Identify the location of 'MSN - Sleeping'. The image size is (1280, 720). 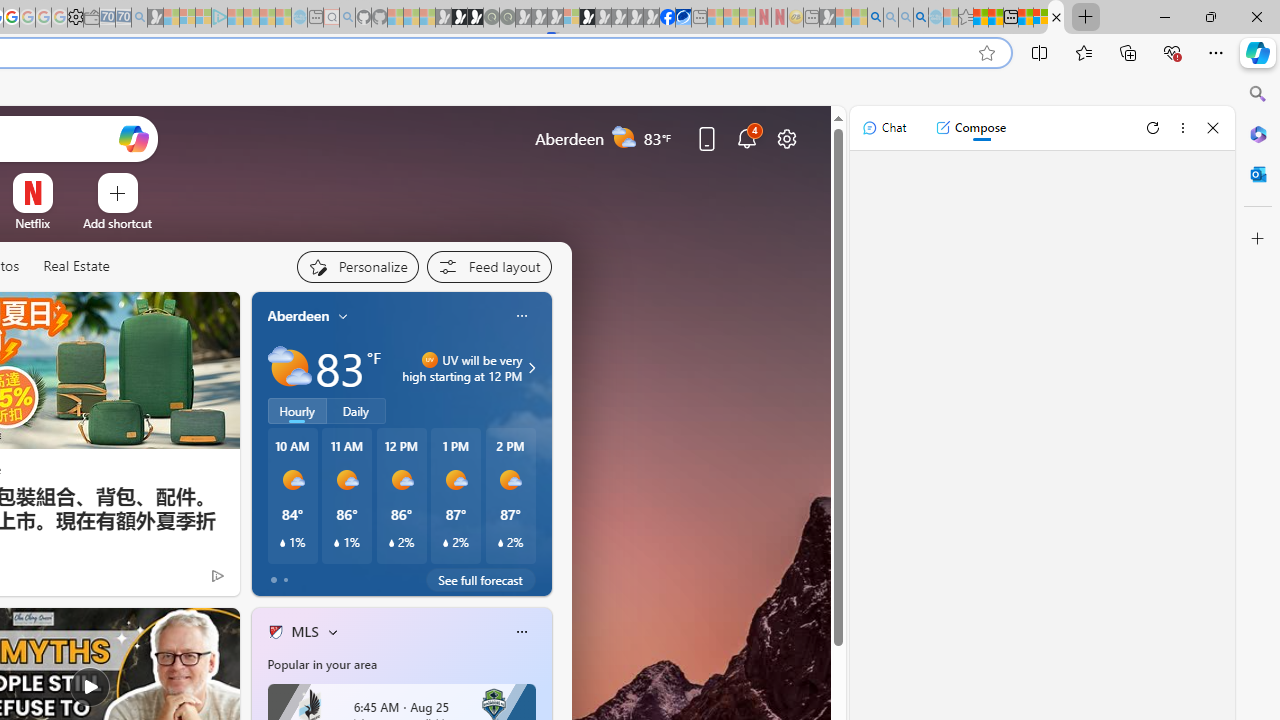
(827, 17).